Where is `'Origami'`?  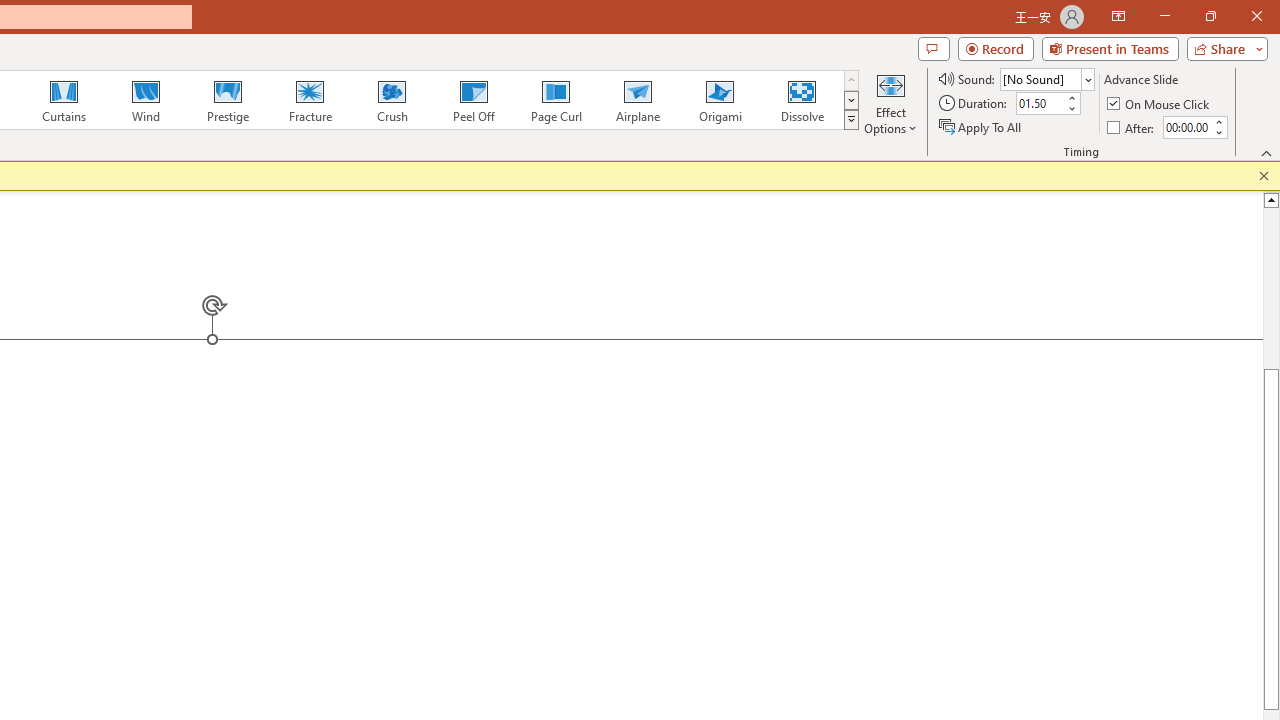
'Origami' is located at coordinates (720, 100).